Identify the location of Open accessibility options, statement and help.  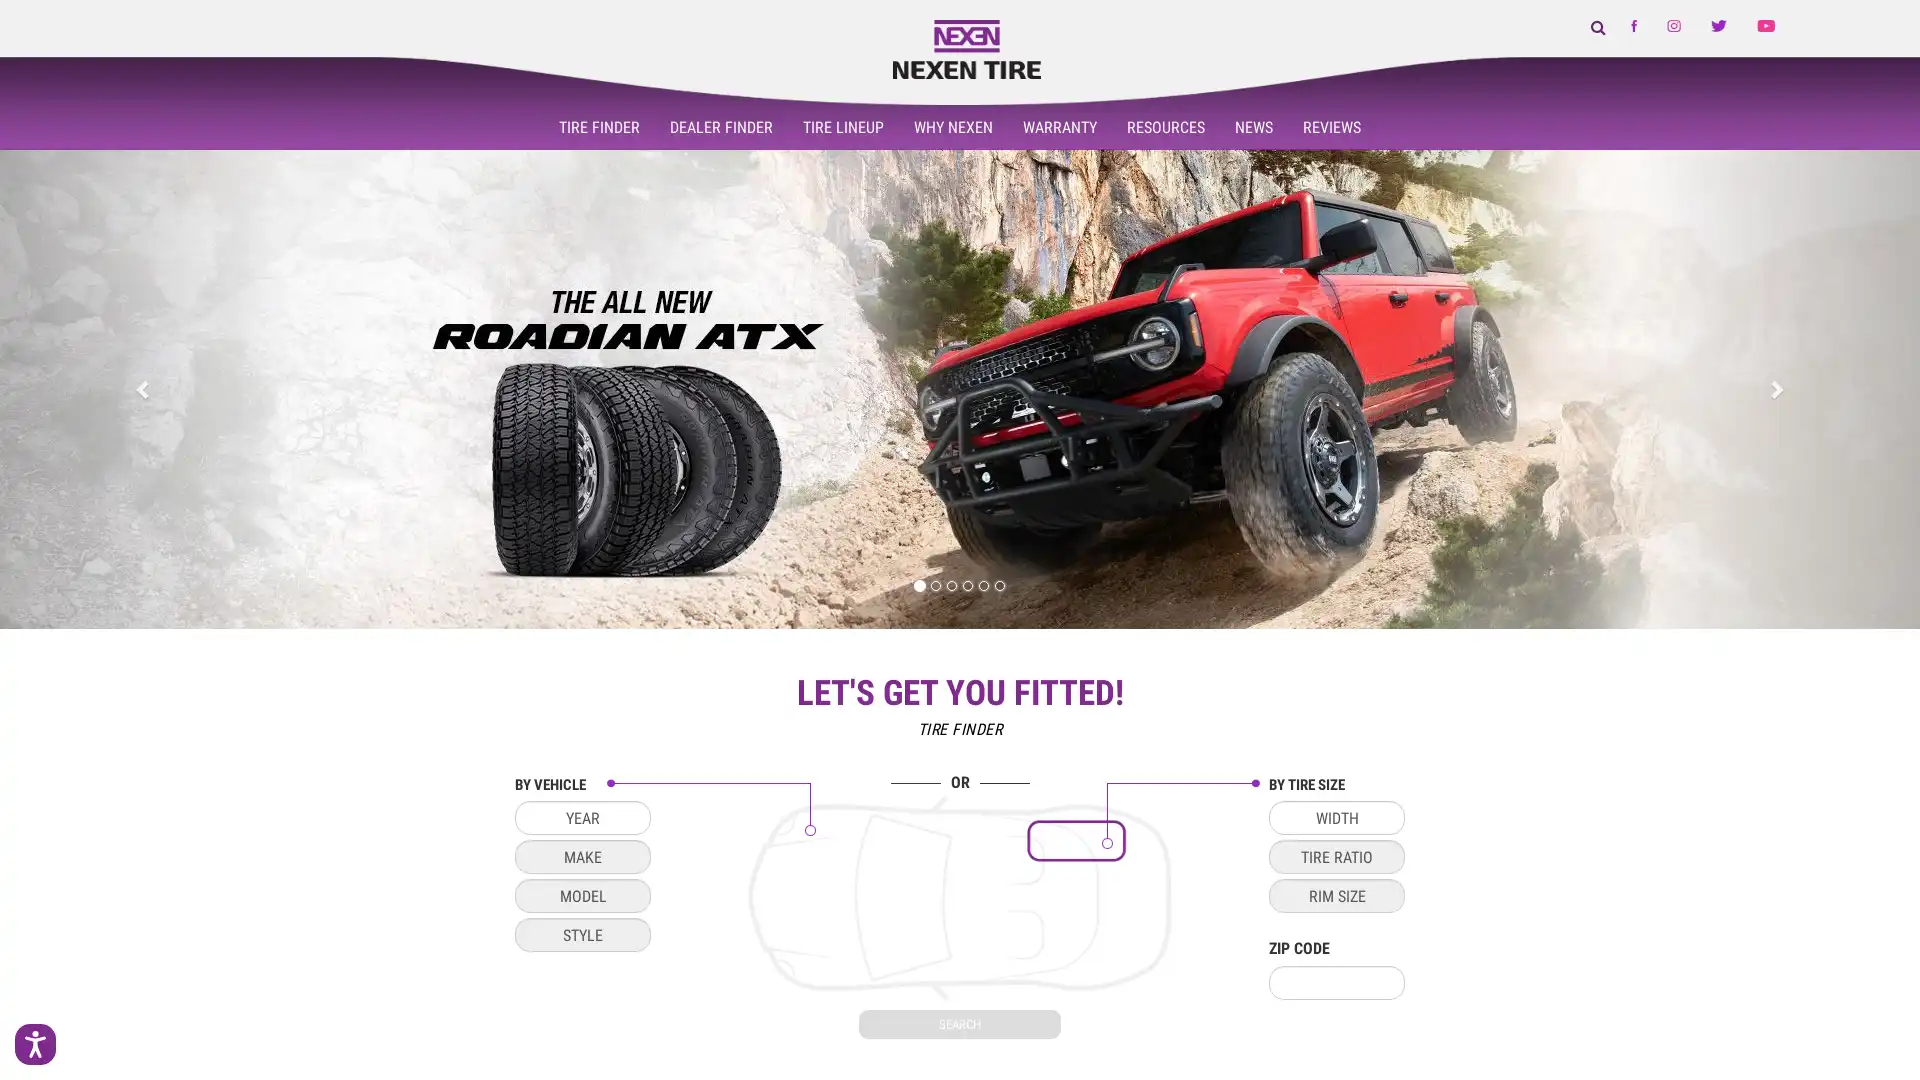
(42, 1036).